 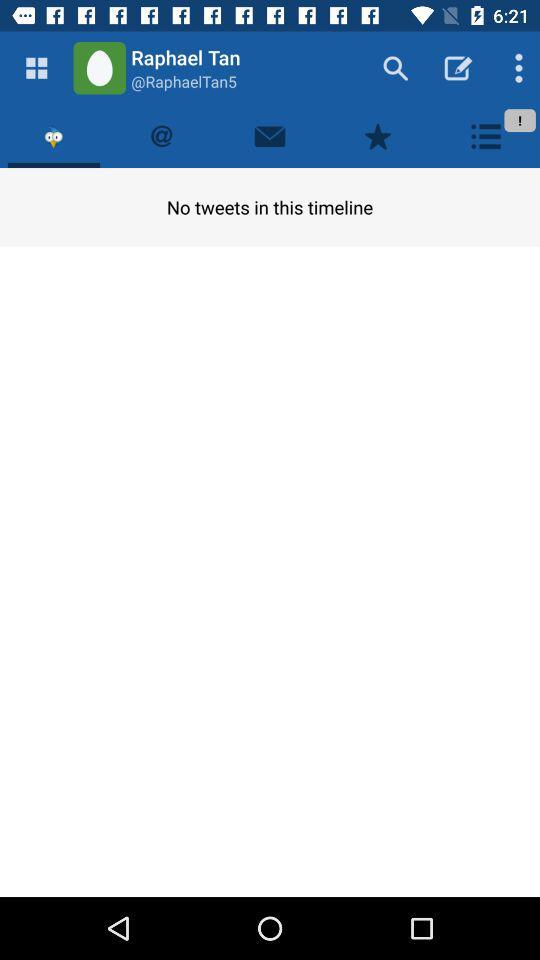 I want to click on main feed, so click(x=36, y=68).